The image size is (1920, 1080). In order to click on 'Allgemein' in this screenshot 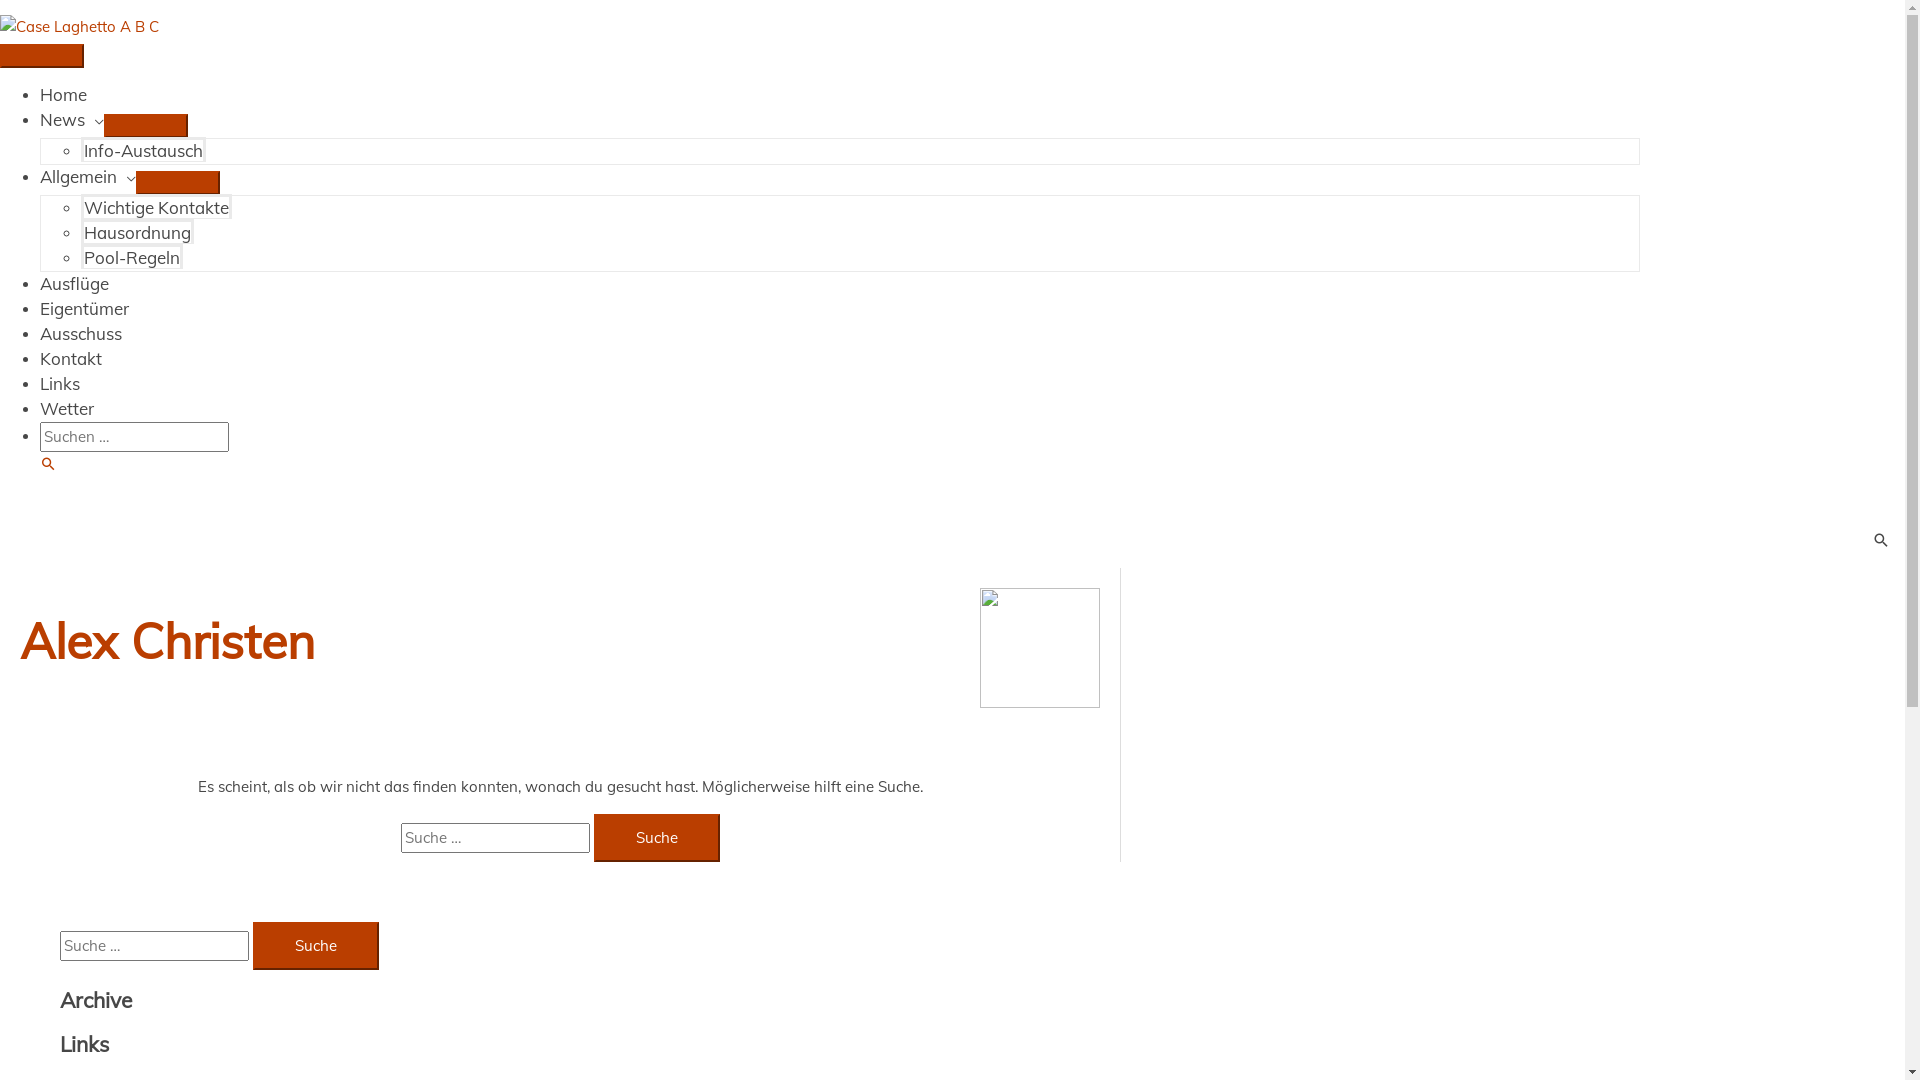, I will do `click(86, 175)`.